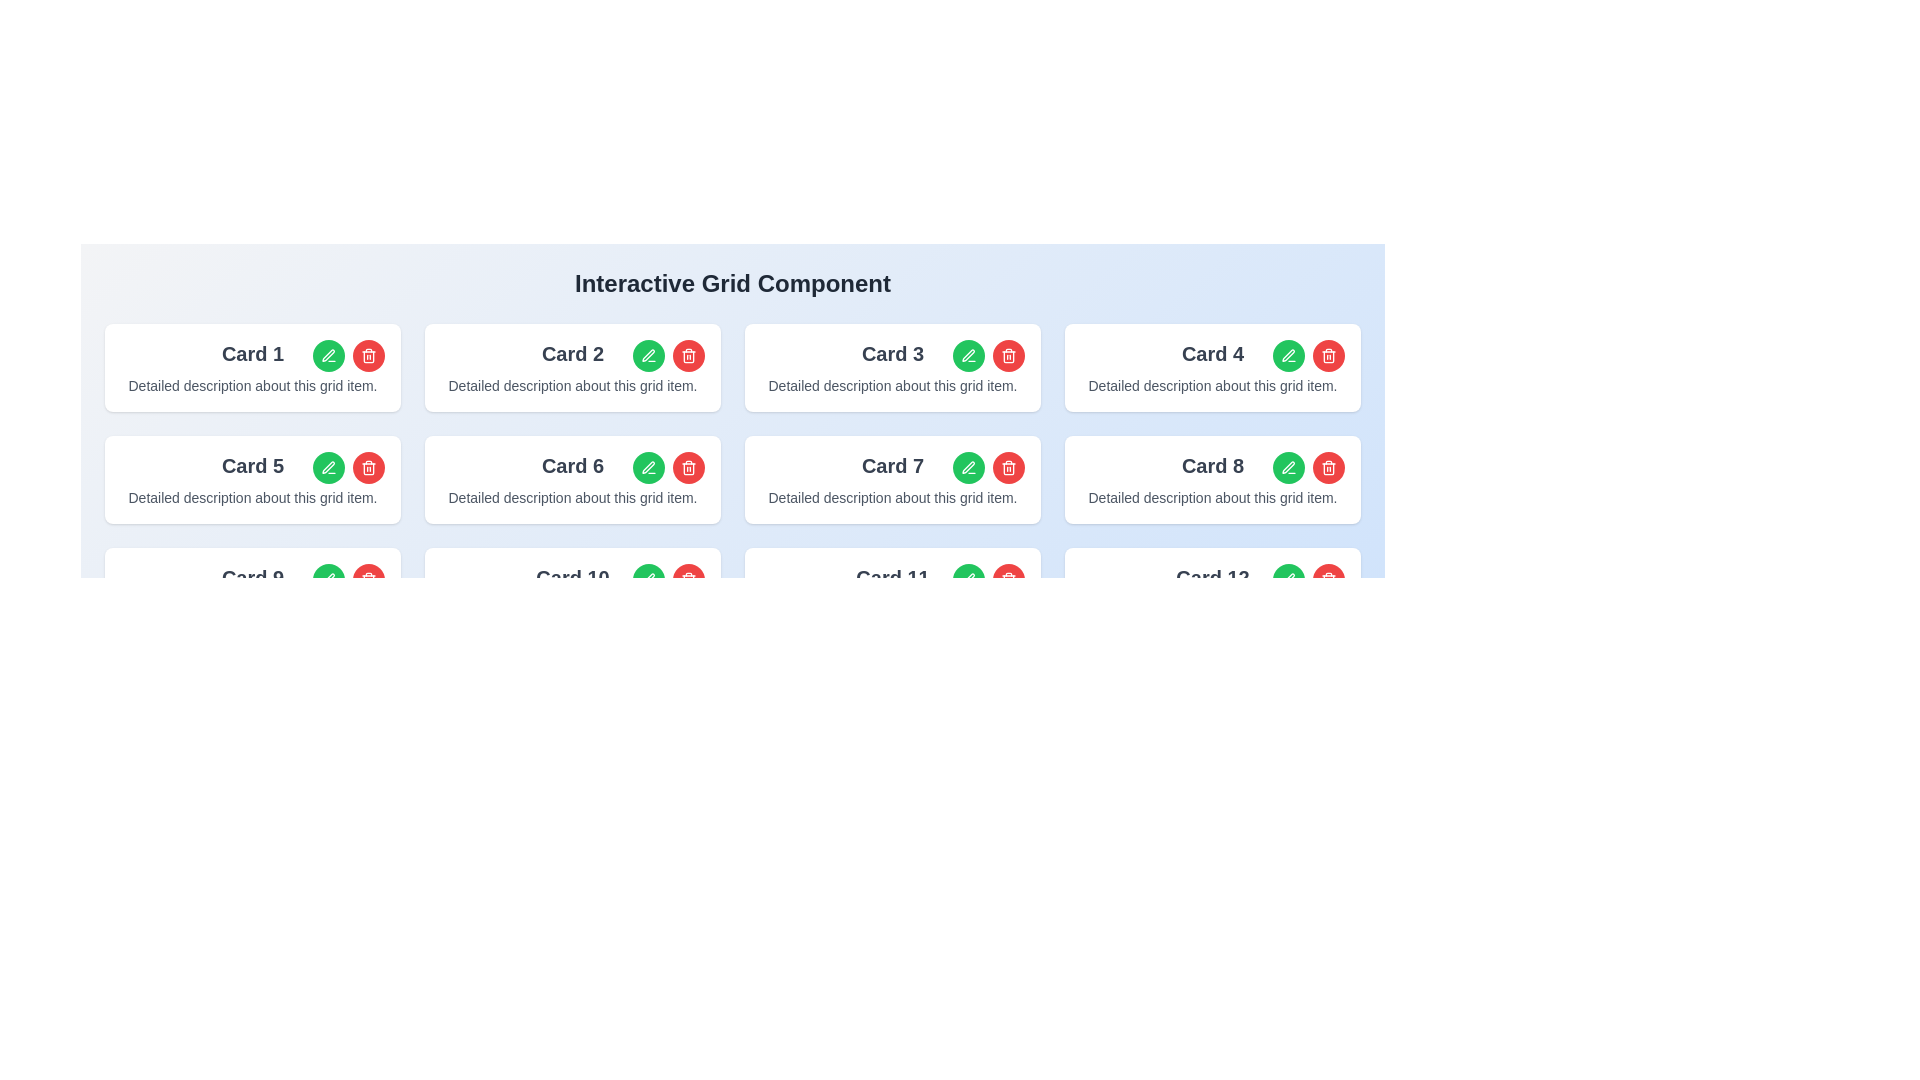 This screenshot has width=1920, height=1080. What do you see at coordinates (349, 354) in the screenshot?
I see `the red circular delete button with a white trash bin icon located in the upper right of 'Card 1'` at bounding box center [349, 354].